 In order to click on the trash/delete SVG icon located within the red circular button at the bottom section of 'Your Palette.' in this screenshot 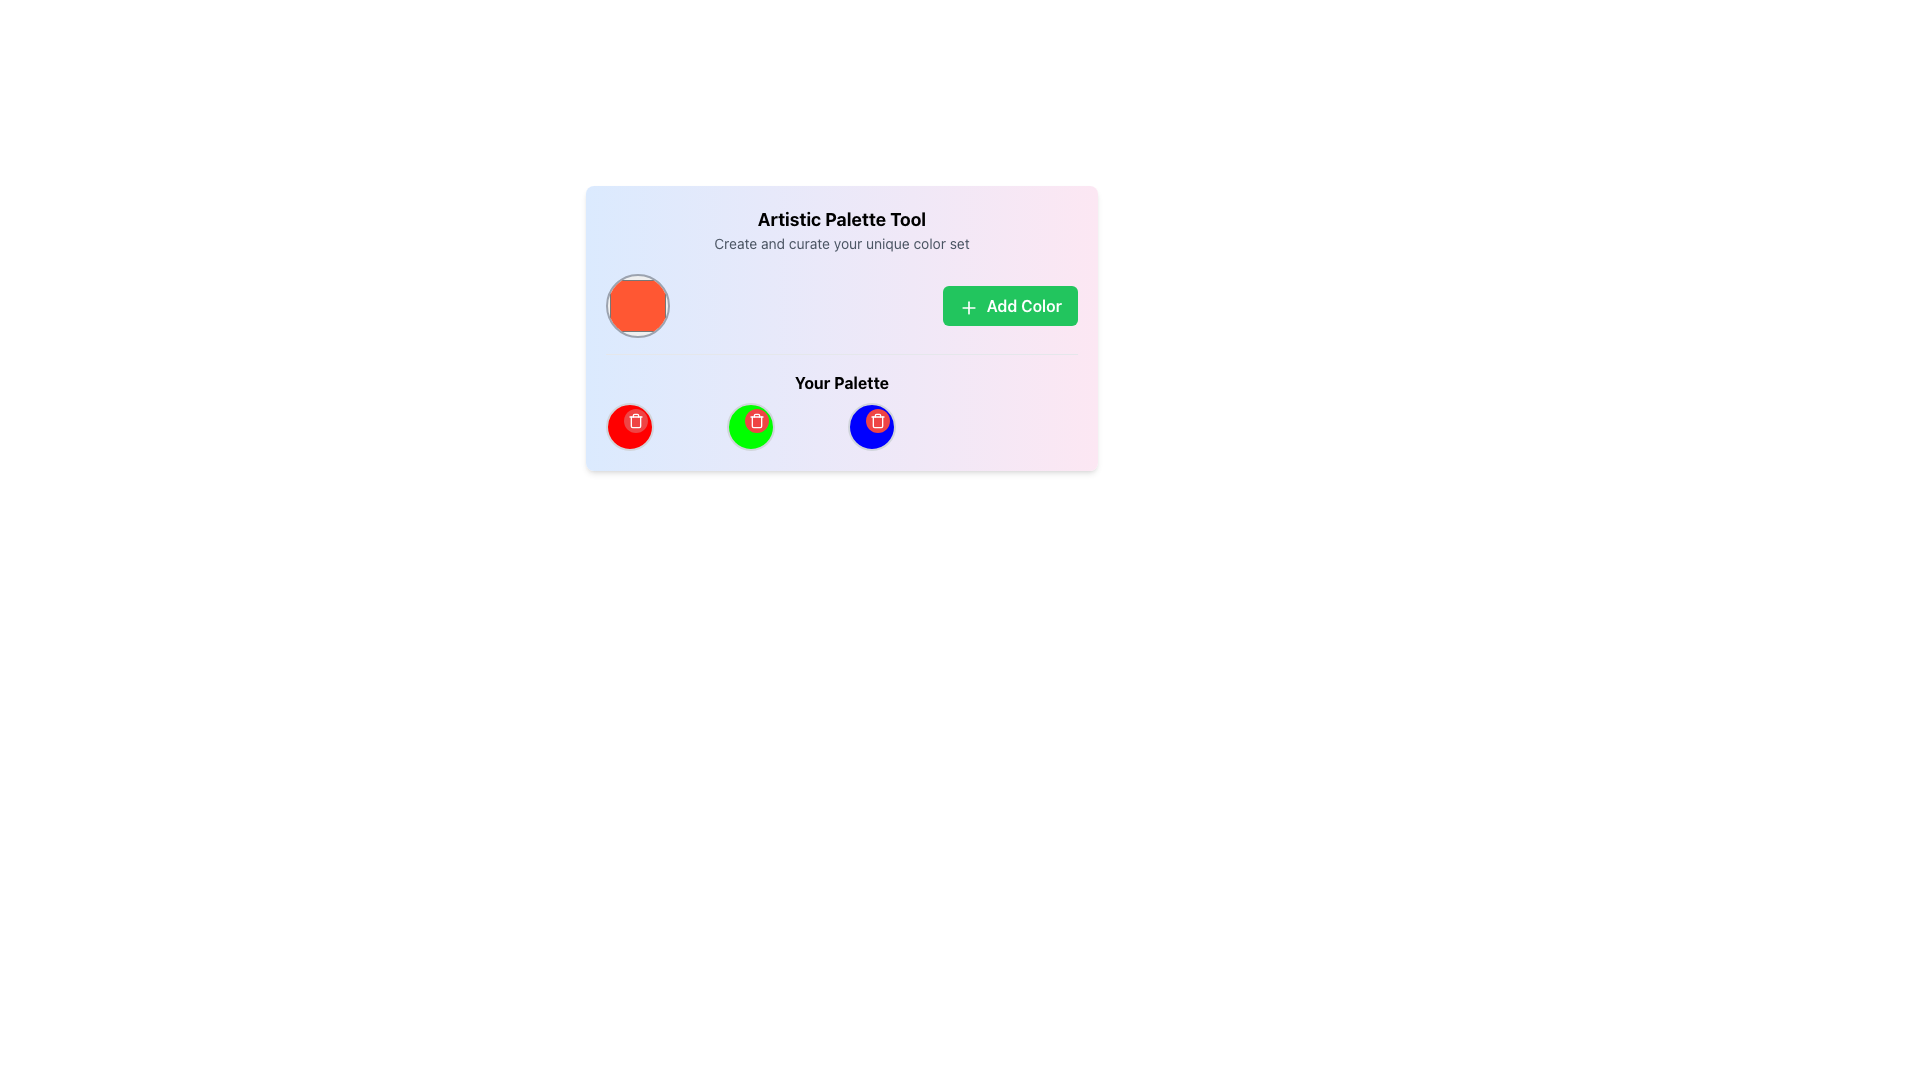, I will do `click(634, 420)`.